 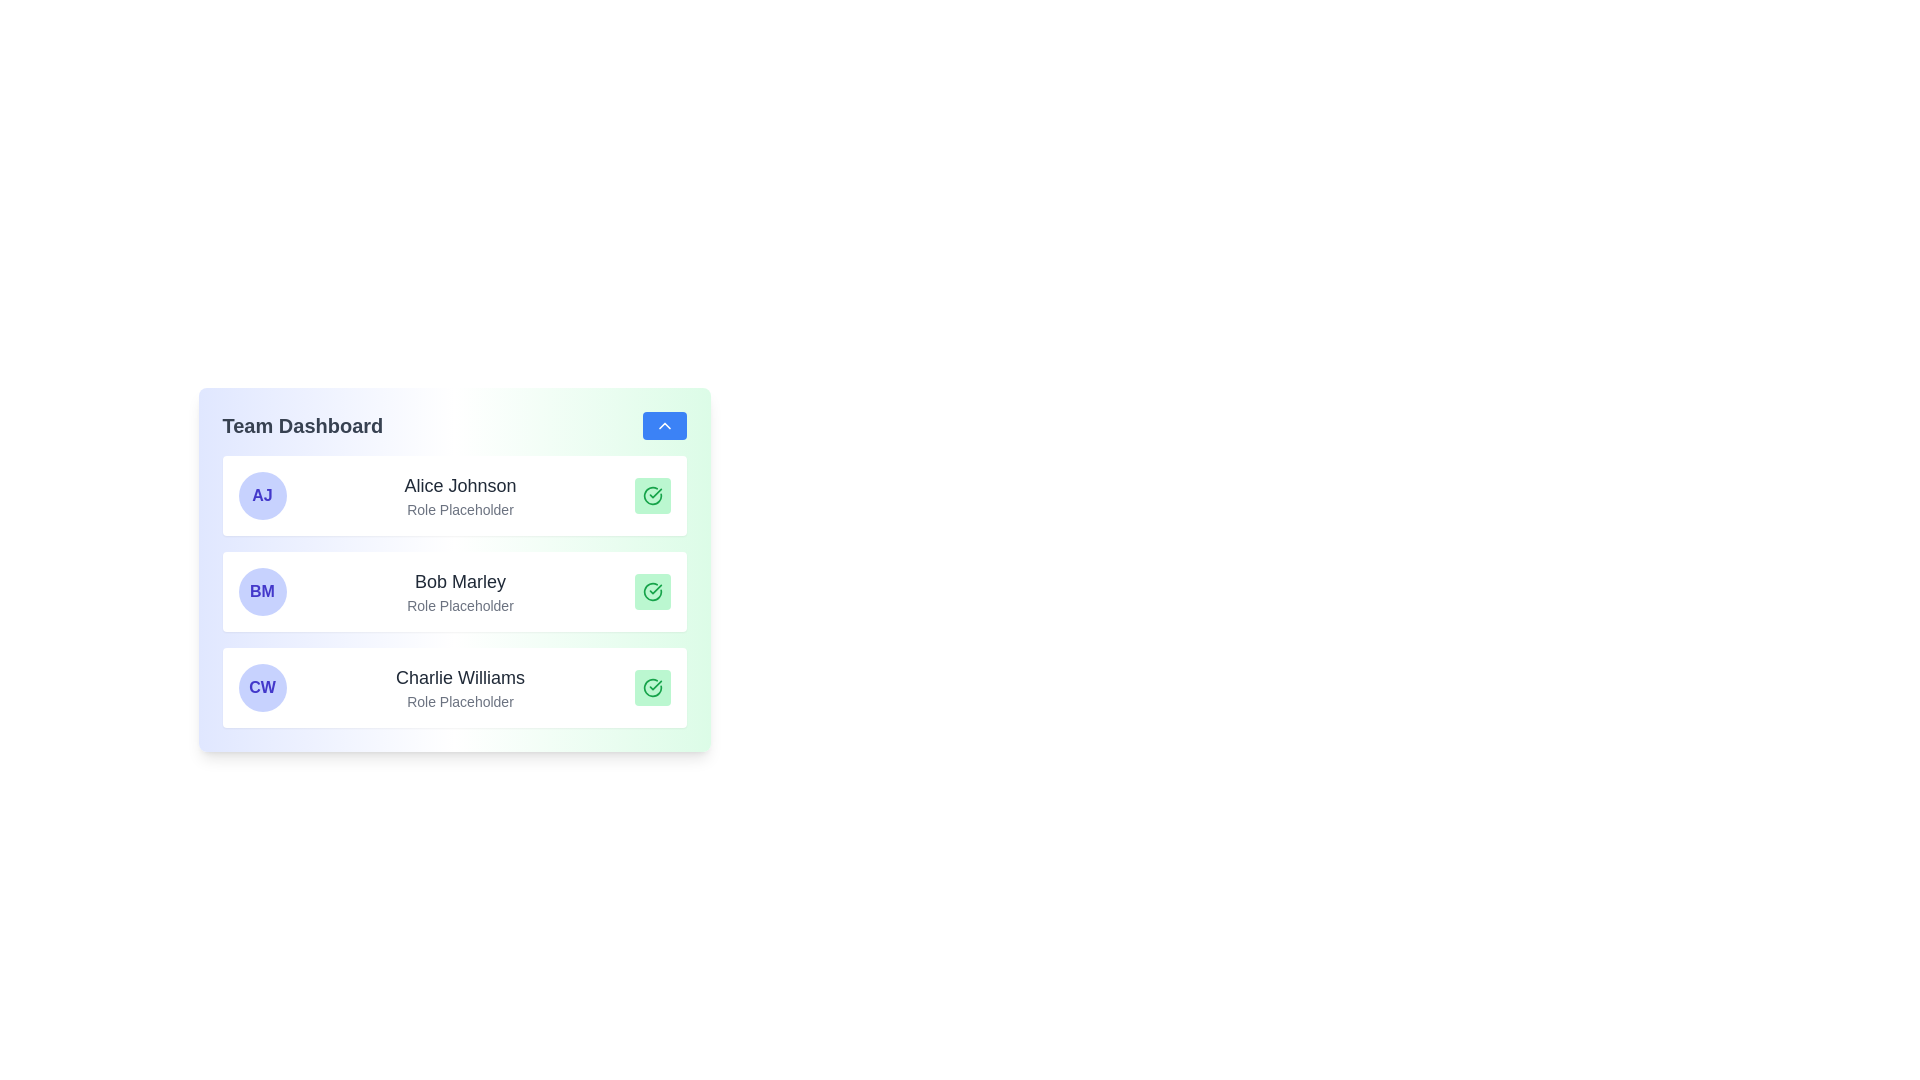 What do you see at coordinates (652, 686) in the screenshot?
I see `the completed status icon located to the right of 'Charlie Williams Role Placeholder', which is the third entry in the vertical list` at bounding box center [652, 686].